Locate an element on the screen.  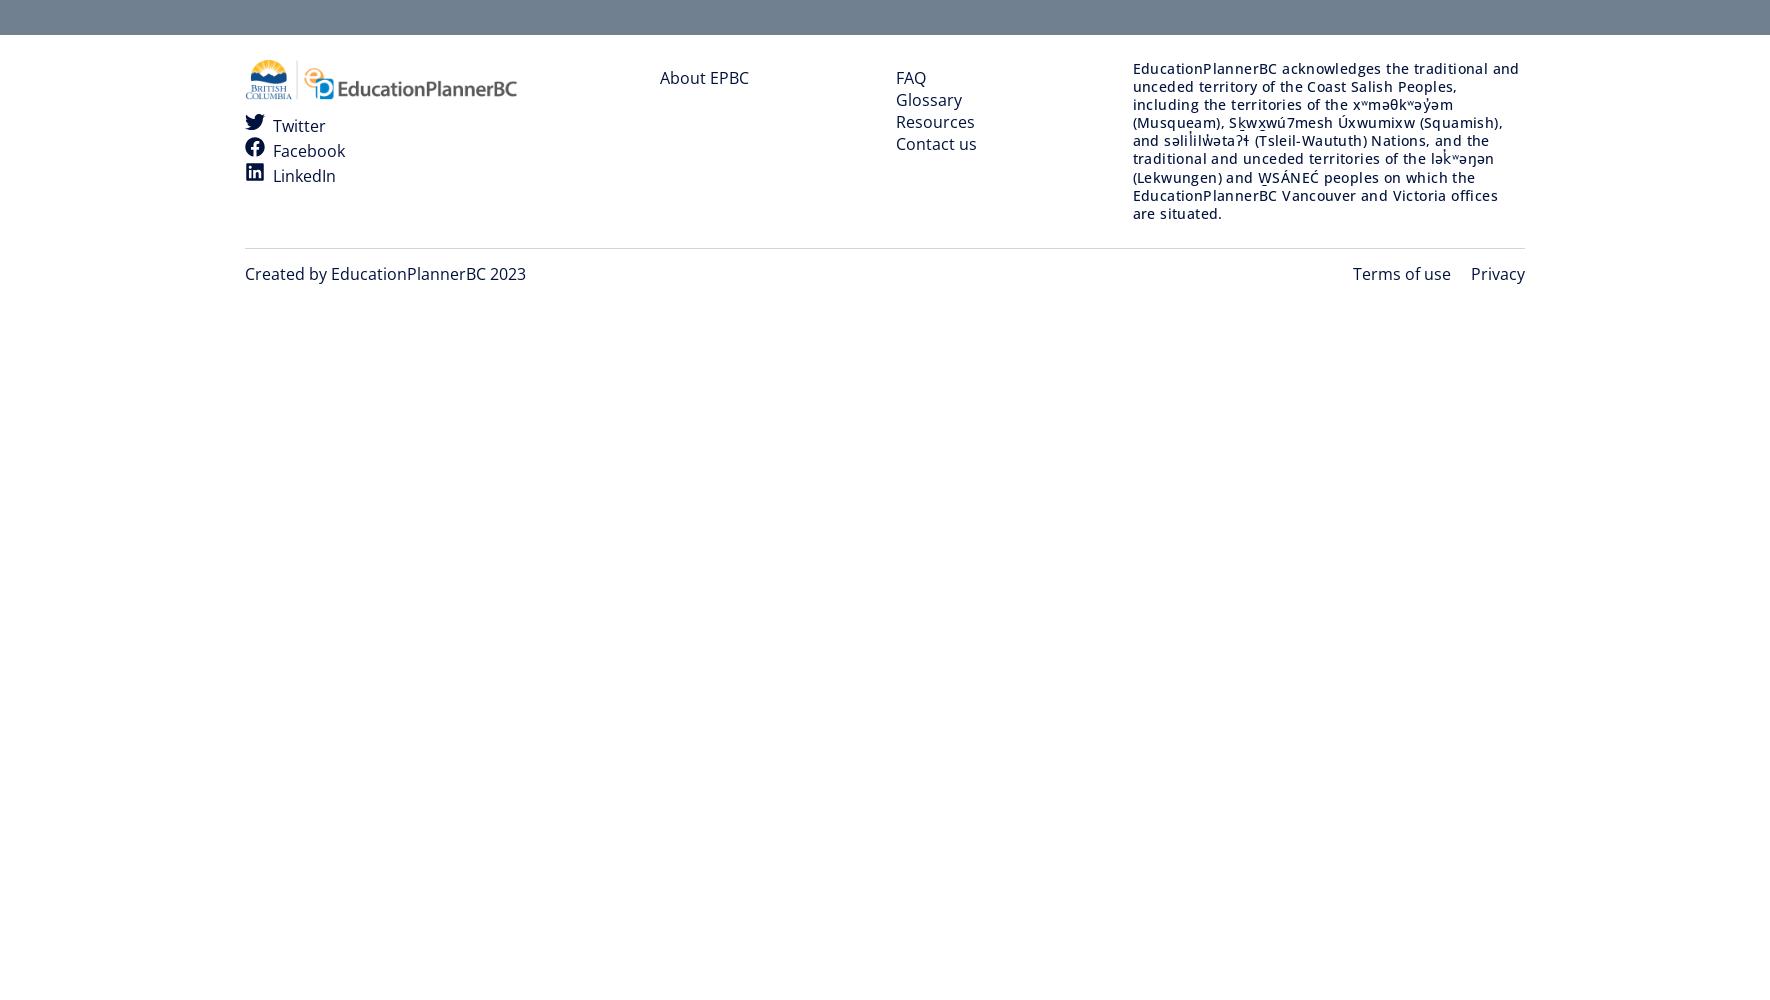
'Terms of use' is located at coordinates (1402, 274).